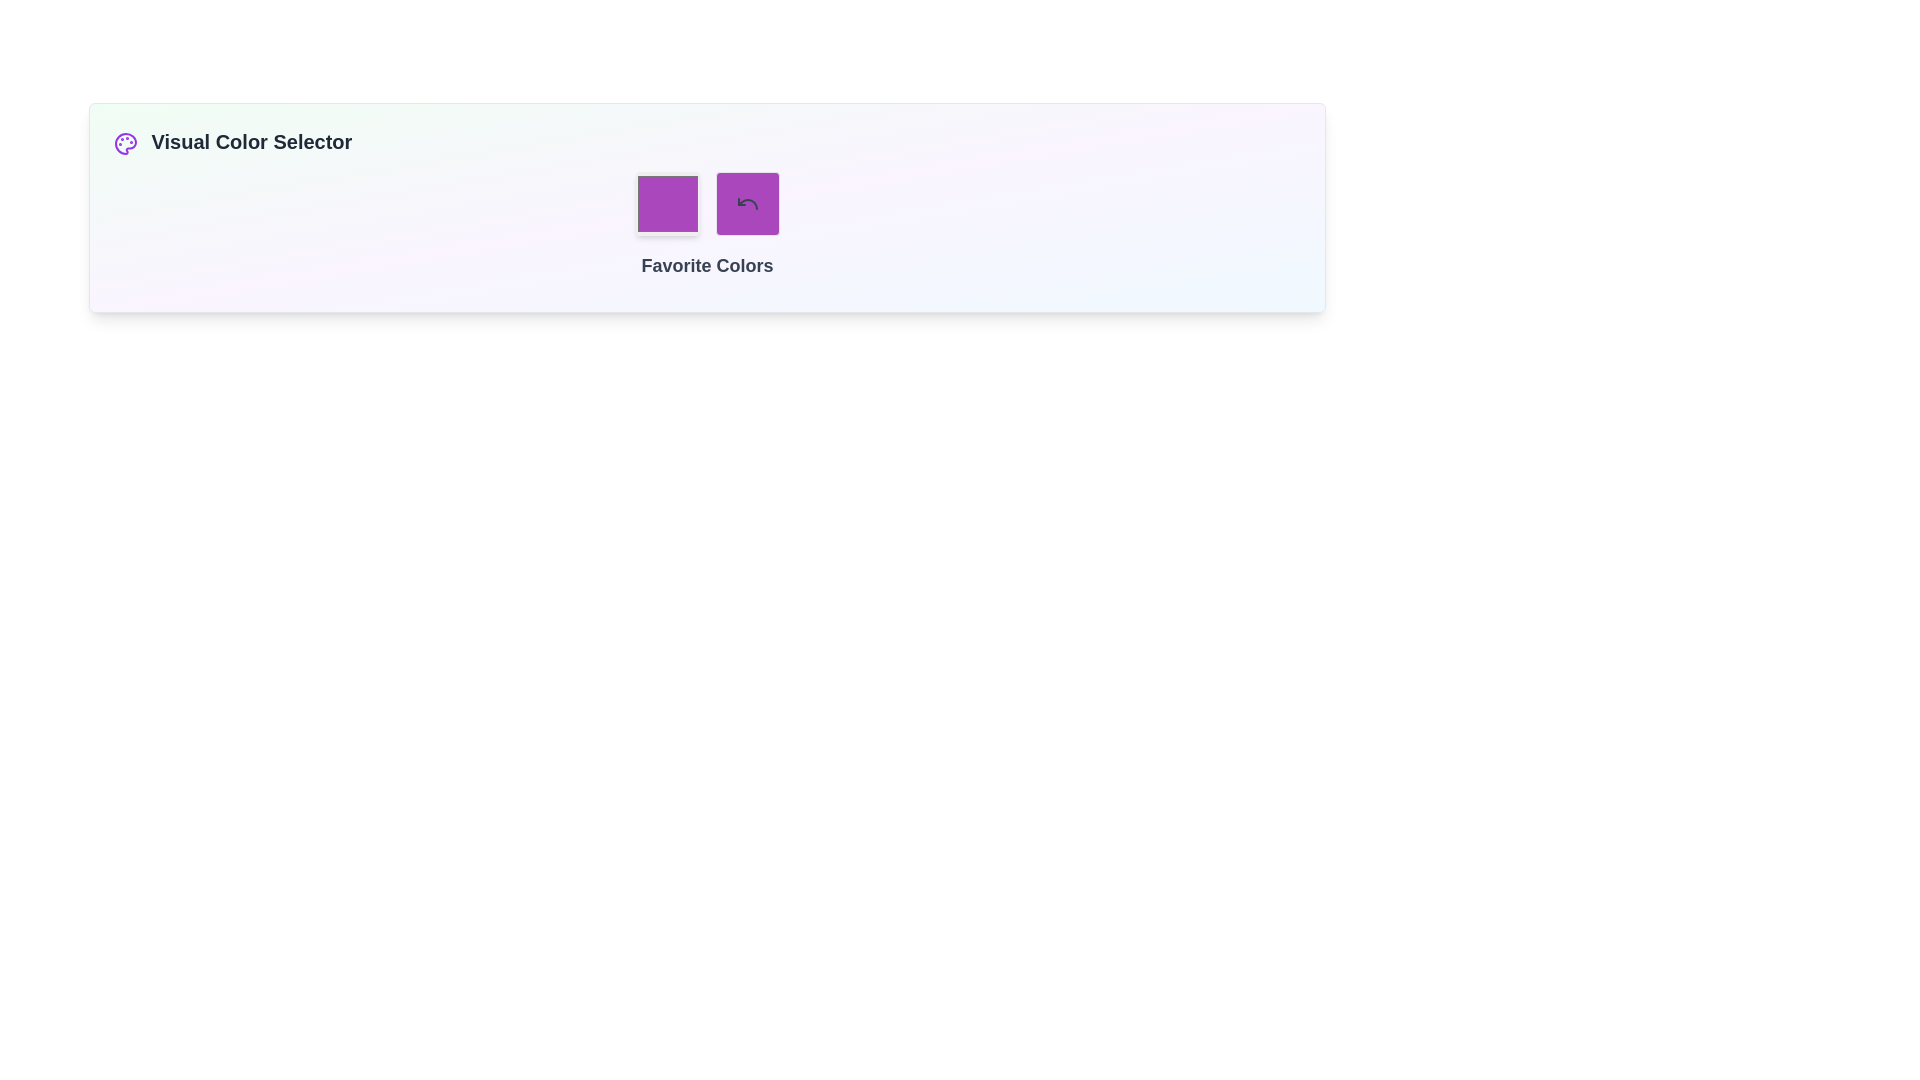  Describe the element at coordinates (746, 204) in the screenshot. I see `the small gray icon button depicting a curved arrow pointing left, which is located in the second purple square from the left in the 'Favorite Colors' section` at that location.